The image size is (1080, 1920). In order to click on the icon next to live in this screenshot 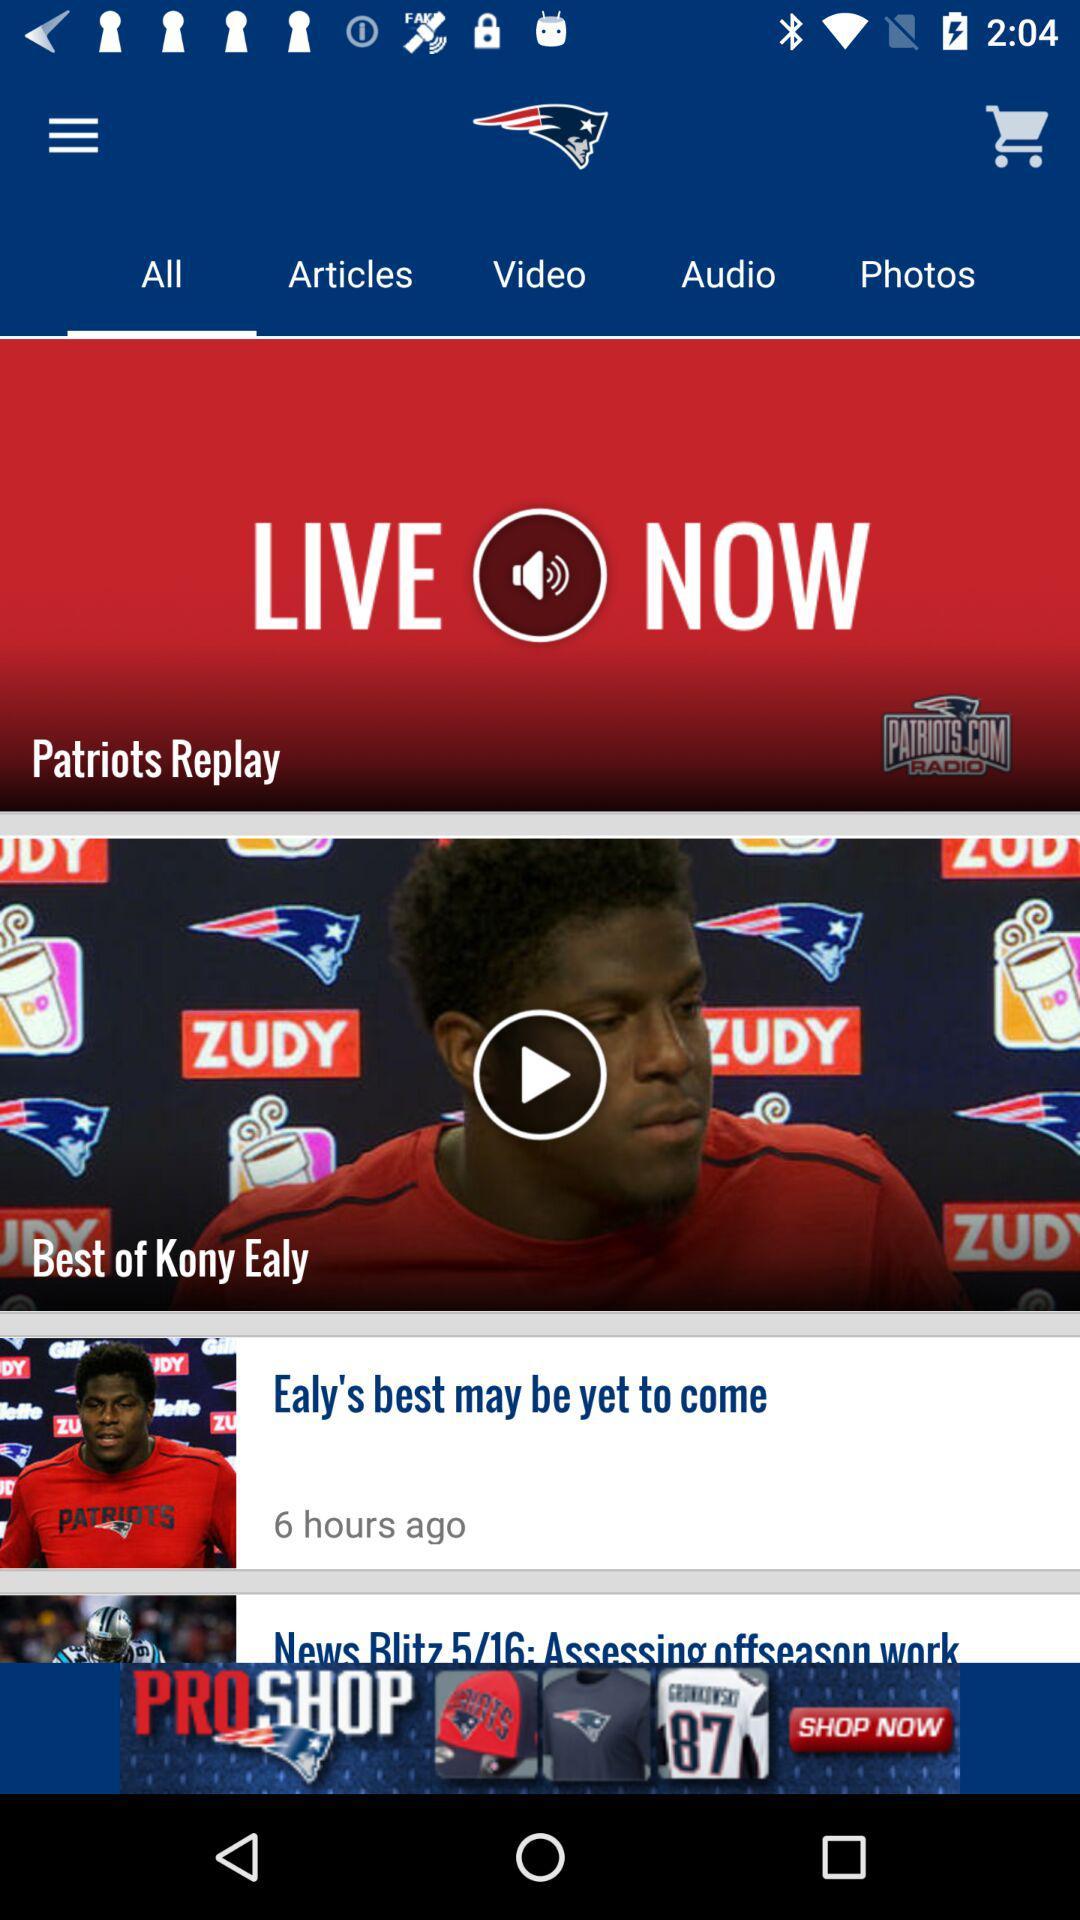, I will do `click(540, 574)`.